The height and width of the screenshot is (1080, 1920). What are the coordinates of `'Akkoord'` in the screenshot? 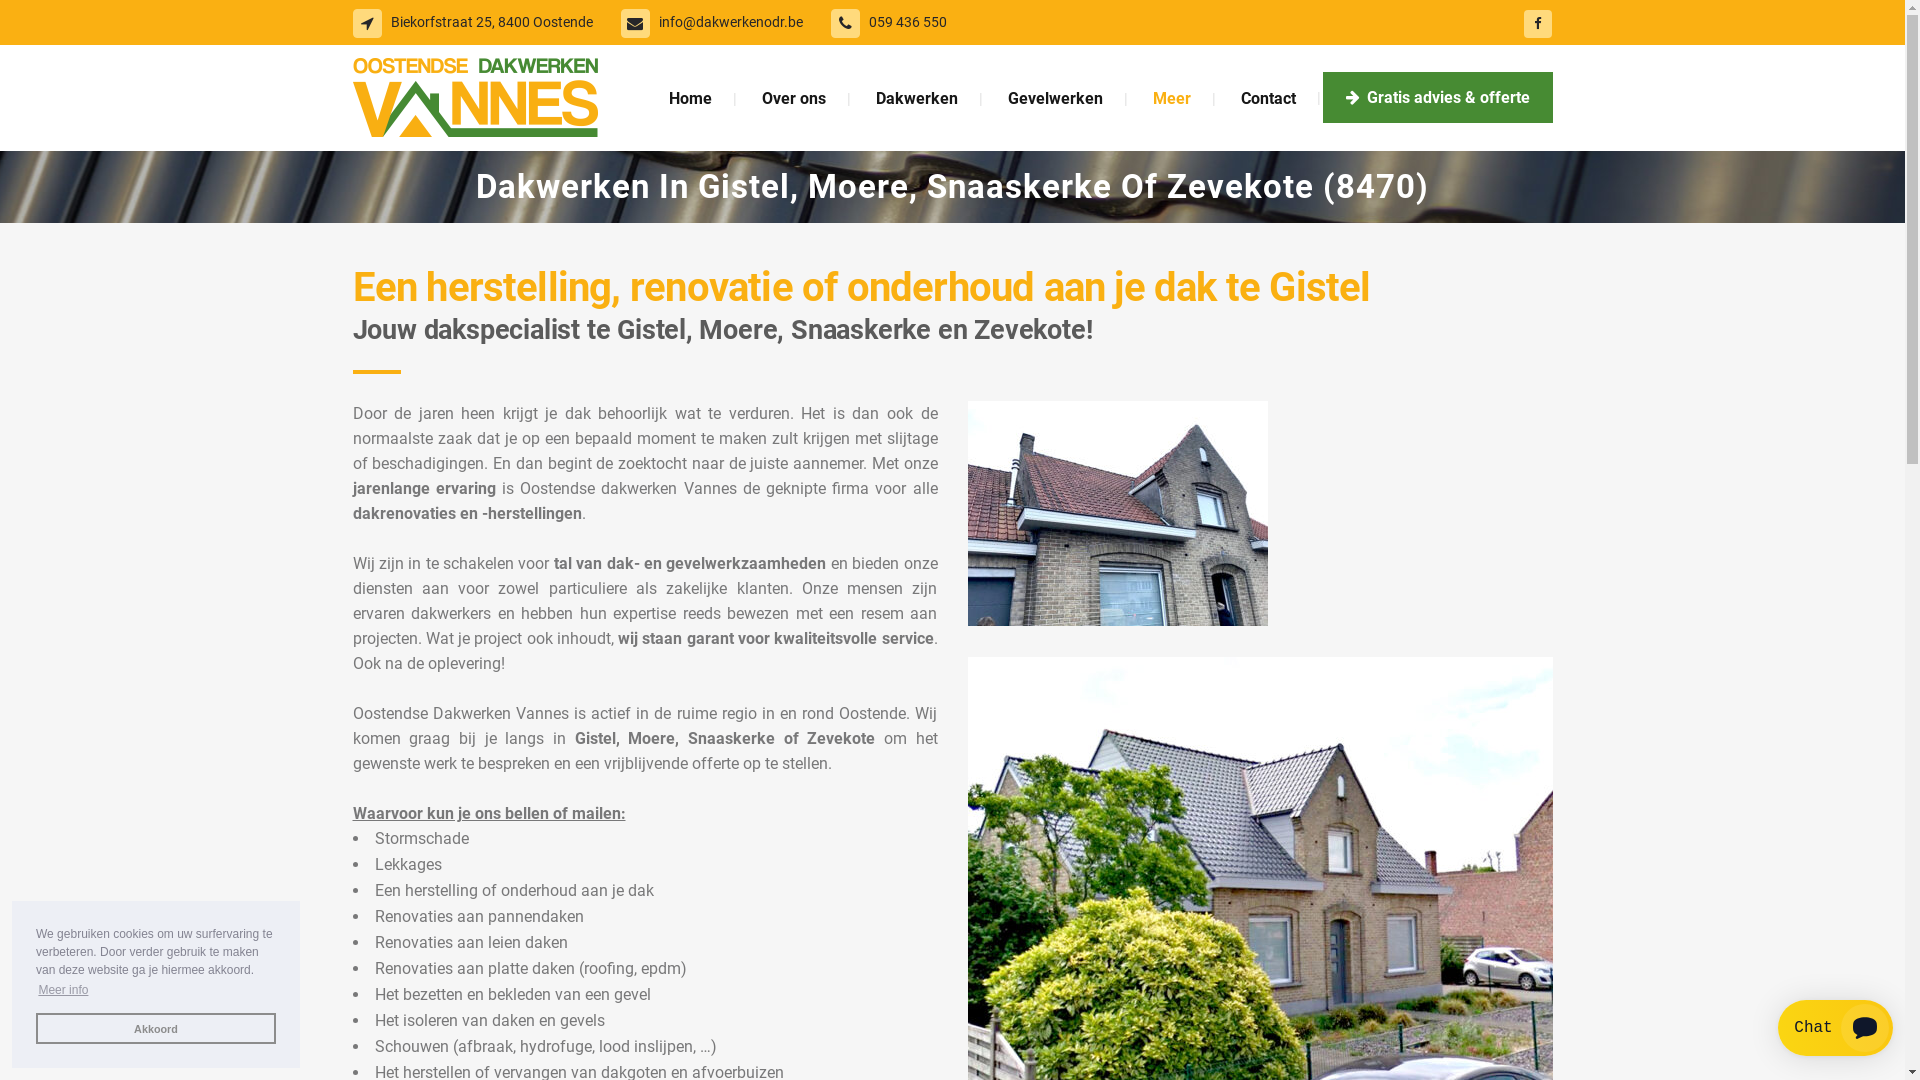 It's located at (35, 1028).